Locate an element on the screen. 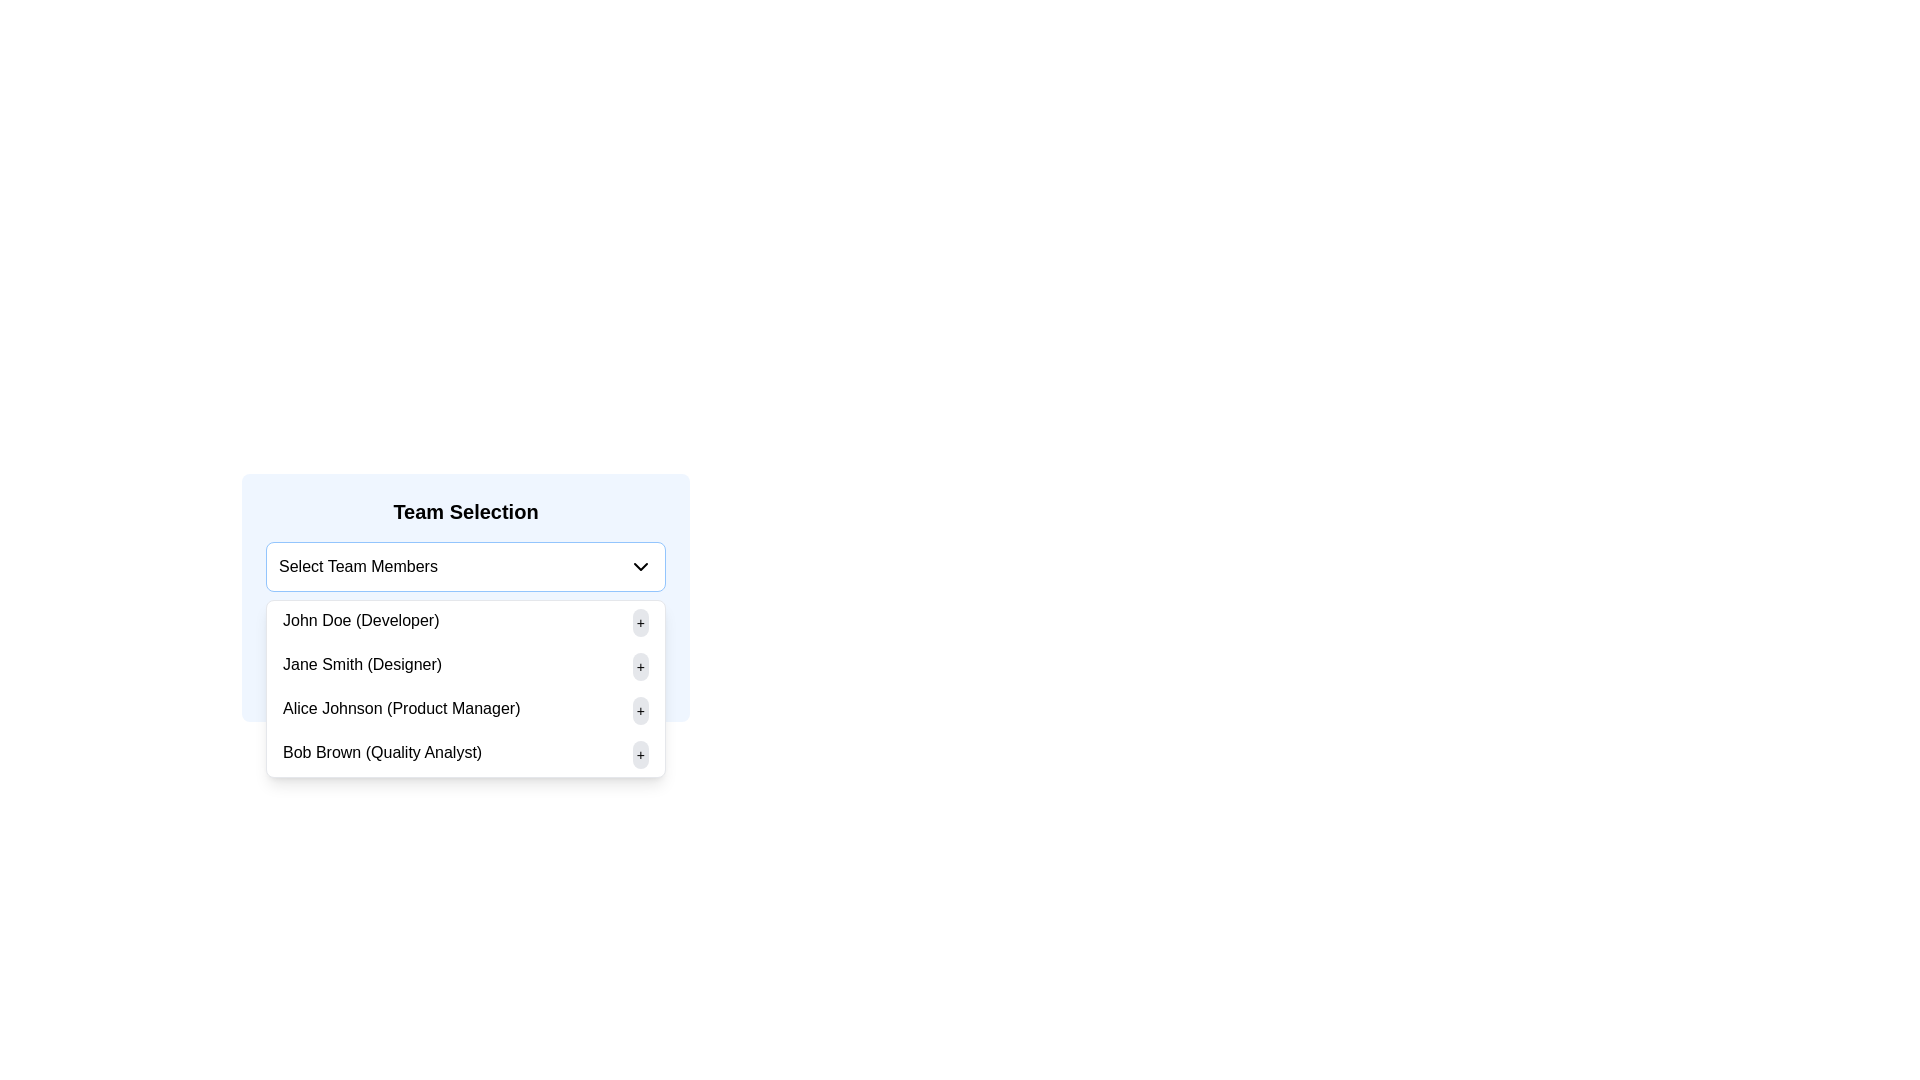 This screenshot has height=1080, width=1920. the '+' button of the list item displaying 'John Doe (Developer)' in the dropdown list under 'Select Team Members' is located at coordinates (464, 622).